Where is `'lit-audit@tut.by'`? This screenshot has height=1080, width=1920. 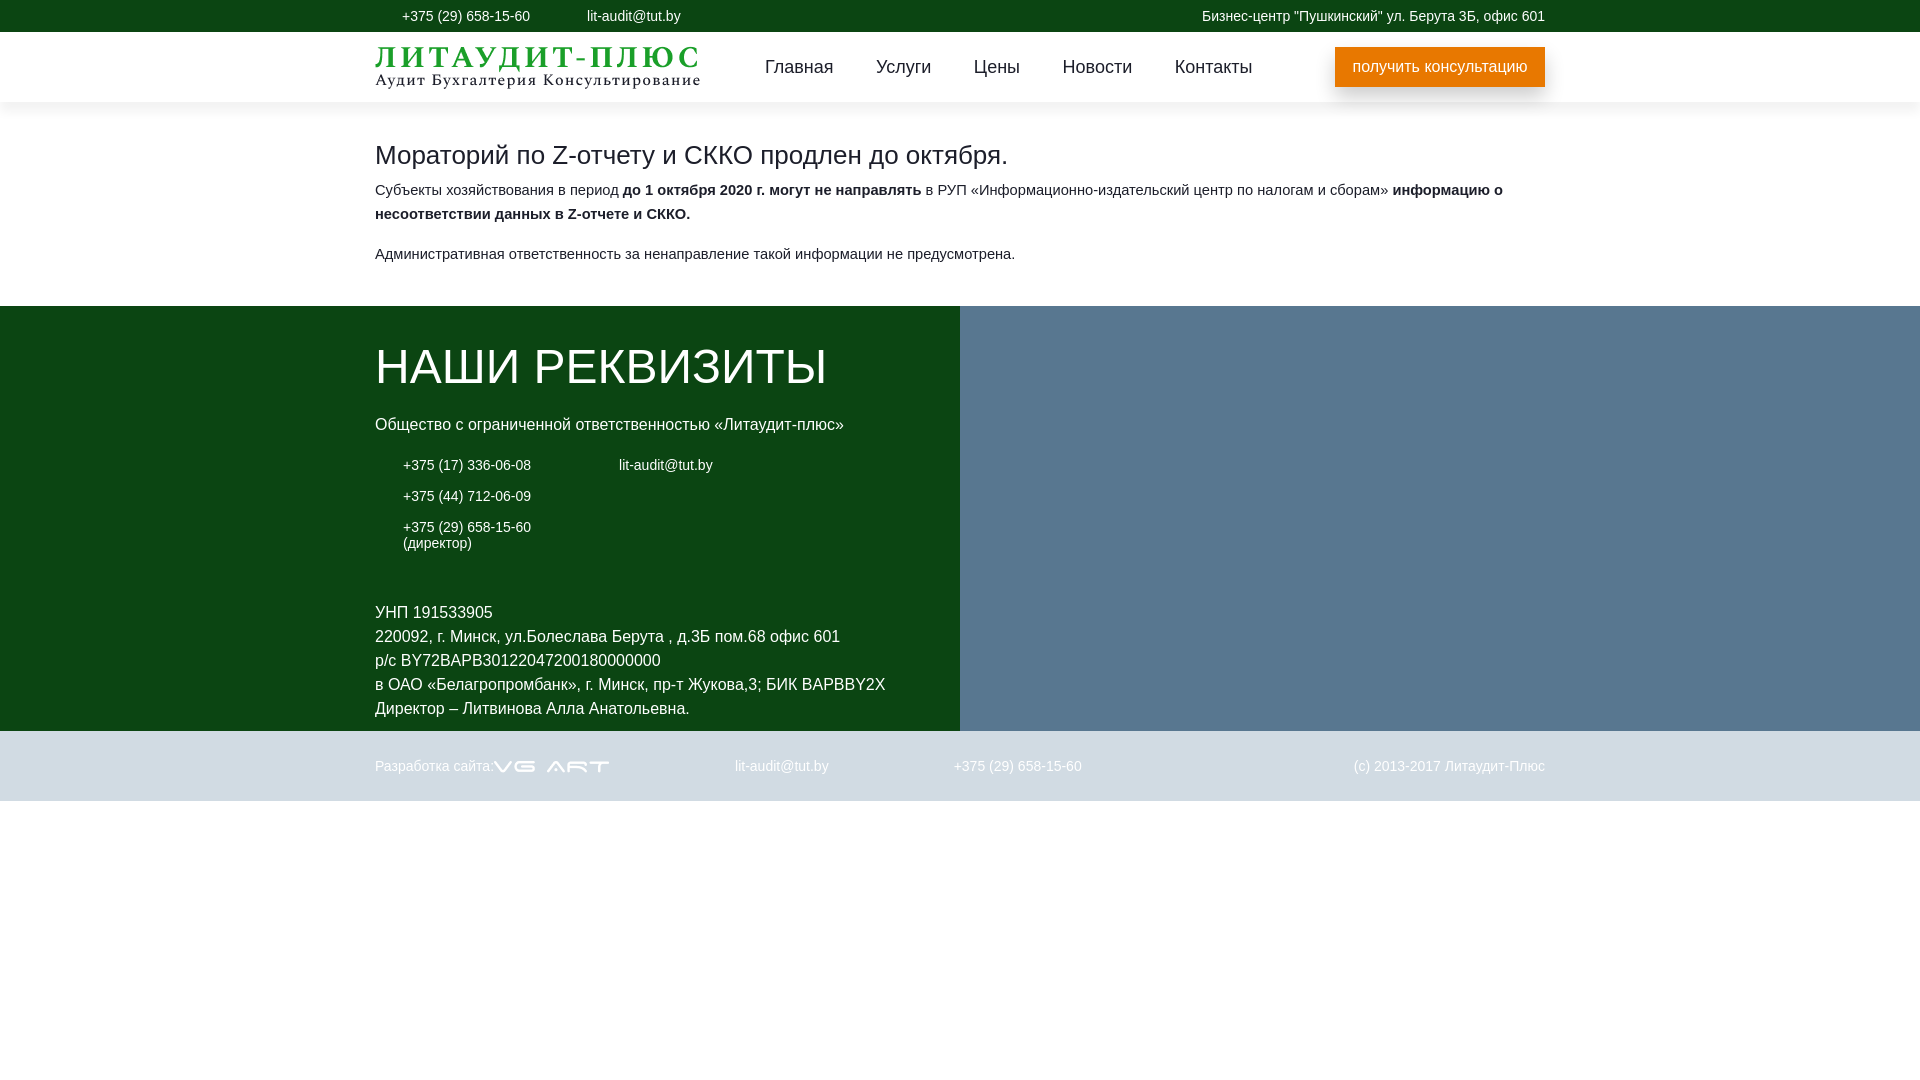 'lit-audit@tut.by' is located at coordinates (666, 465).